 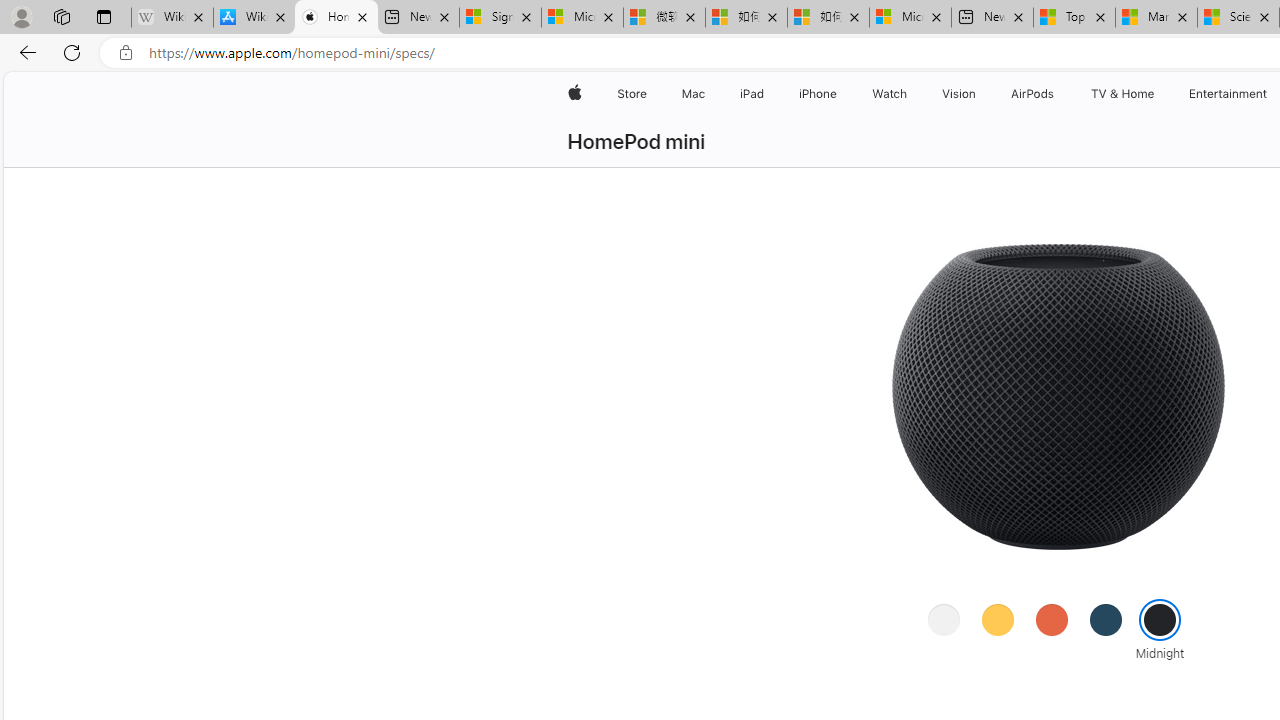 What do you see at coordinates (1160, 618) in the screenshot?
I see `'Midnight'` at bounding box center [1160, 618].